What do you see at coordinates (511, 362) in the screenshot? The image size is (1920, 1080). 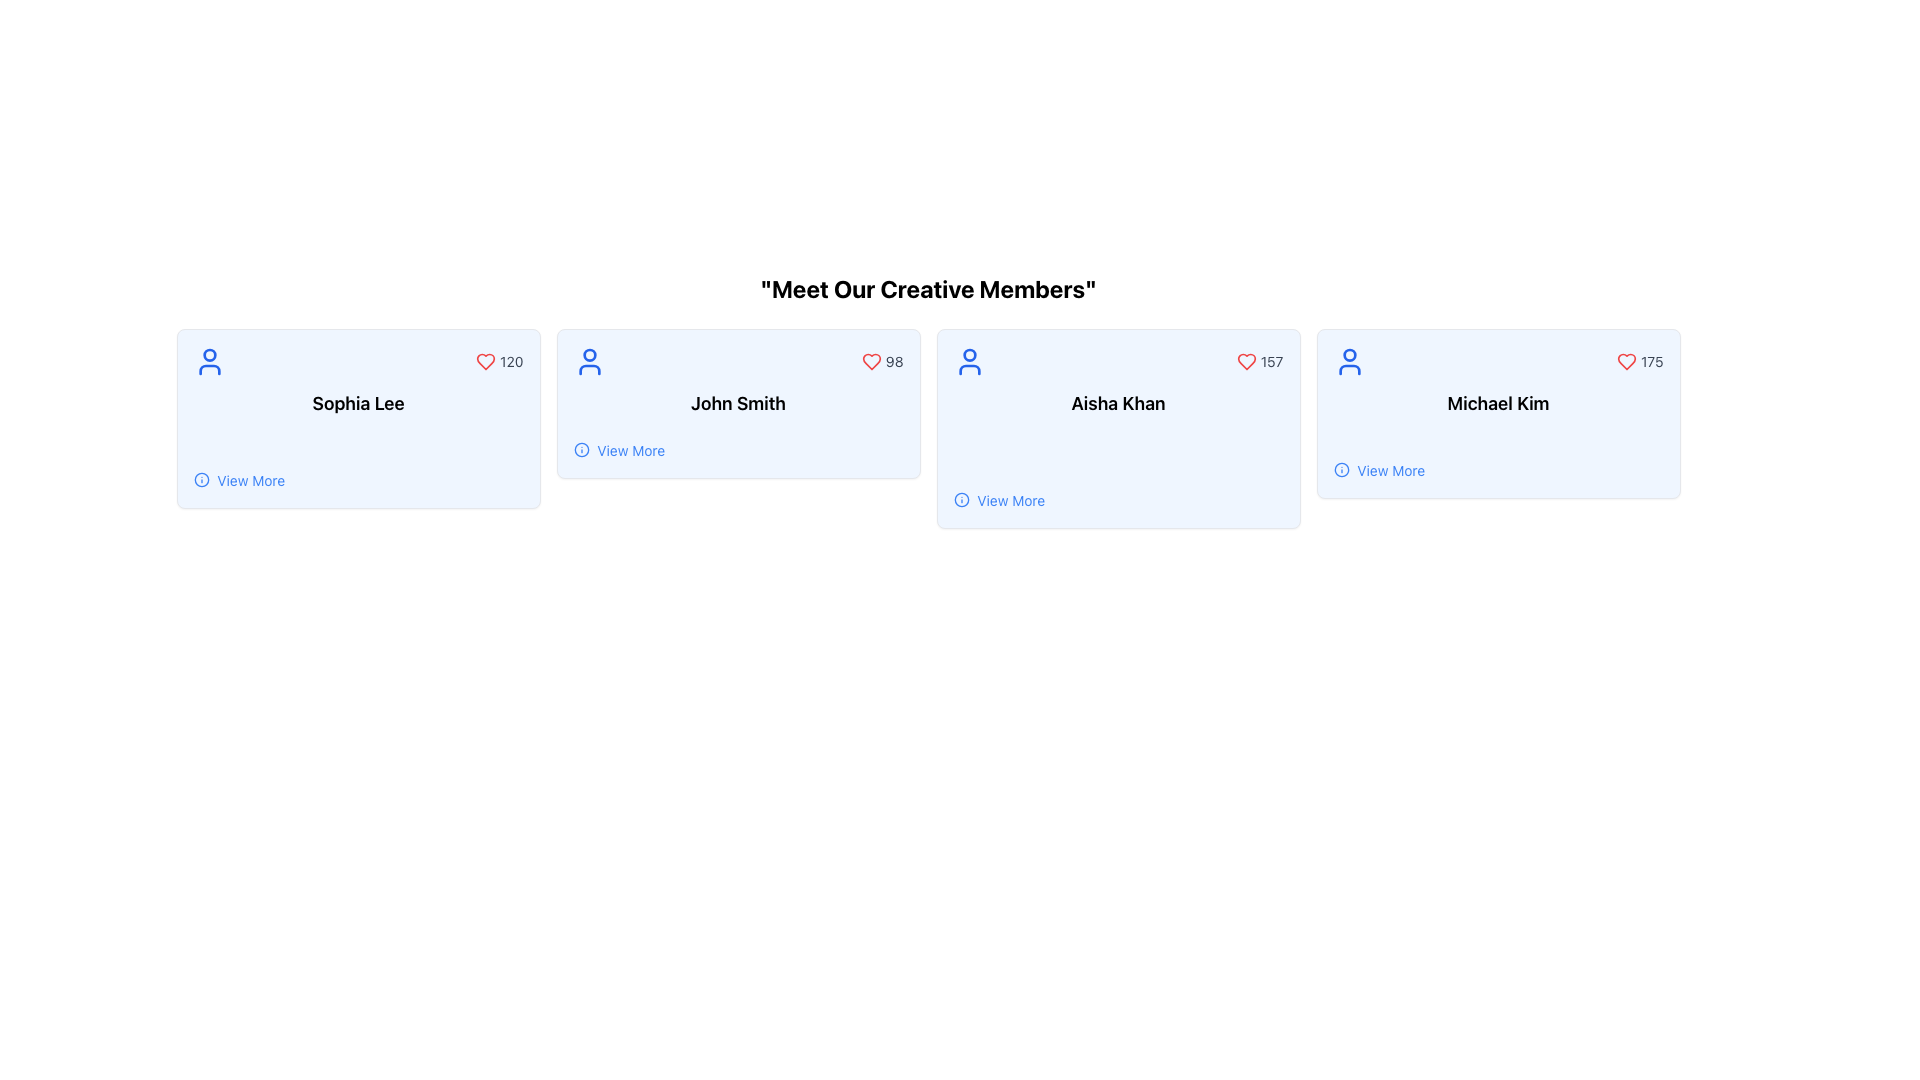 I see `text component displaying the number '120' located to the right of the red heart icon in the top right corner of the card labeled 'Sophia Lee.'` at bounding box center [511, 362].